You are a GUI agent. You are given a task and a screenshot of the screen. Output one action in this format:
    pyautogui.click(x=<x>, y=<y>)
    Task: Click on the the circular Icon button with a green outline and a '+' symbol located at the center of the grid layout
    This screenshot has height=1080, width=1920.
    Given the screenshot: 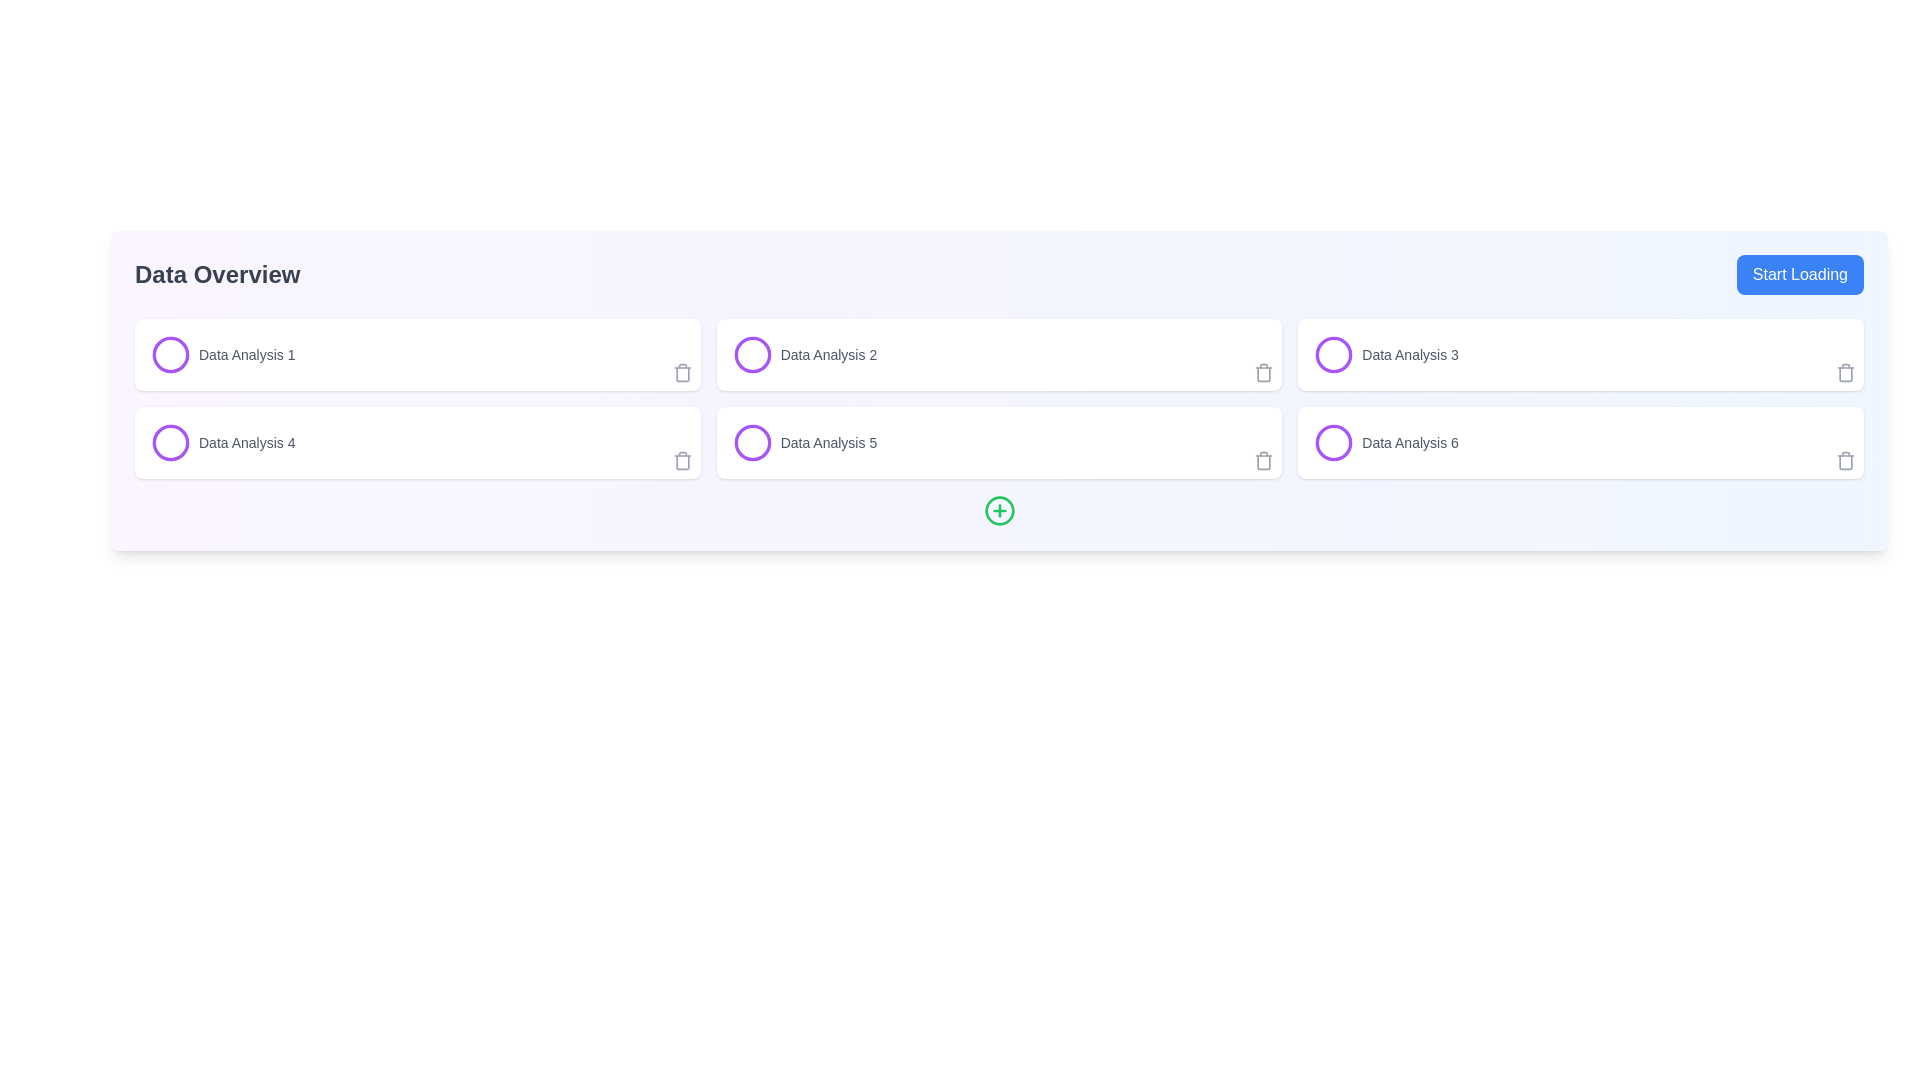 What is the action you would take?
    pyautogui.click(x=999, y=509)
    